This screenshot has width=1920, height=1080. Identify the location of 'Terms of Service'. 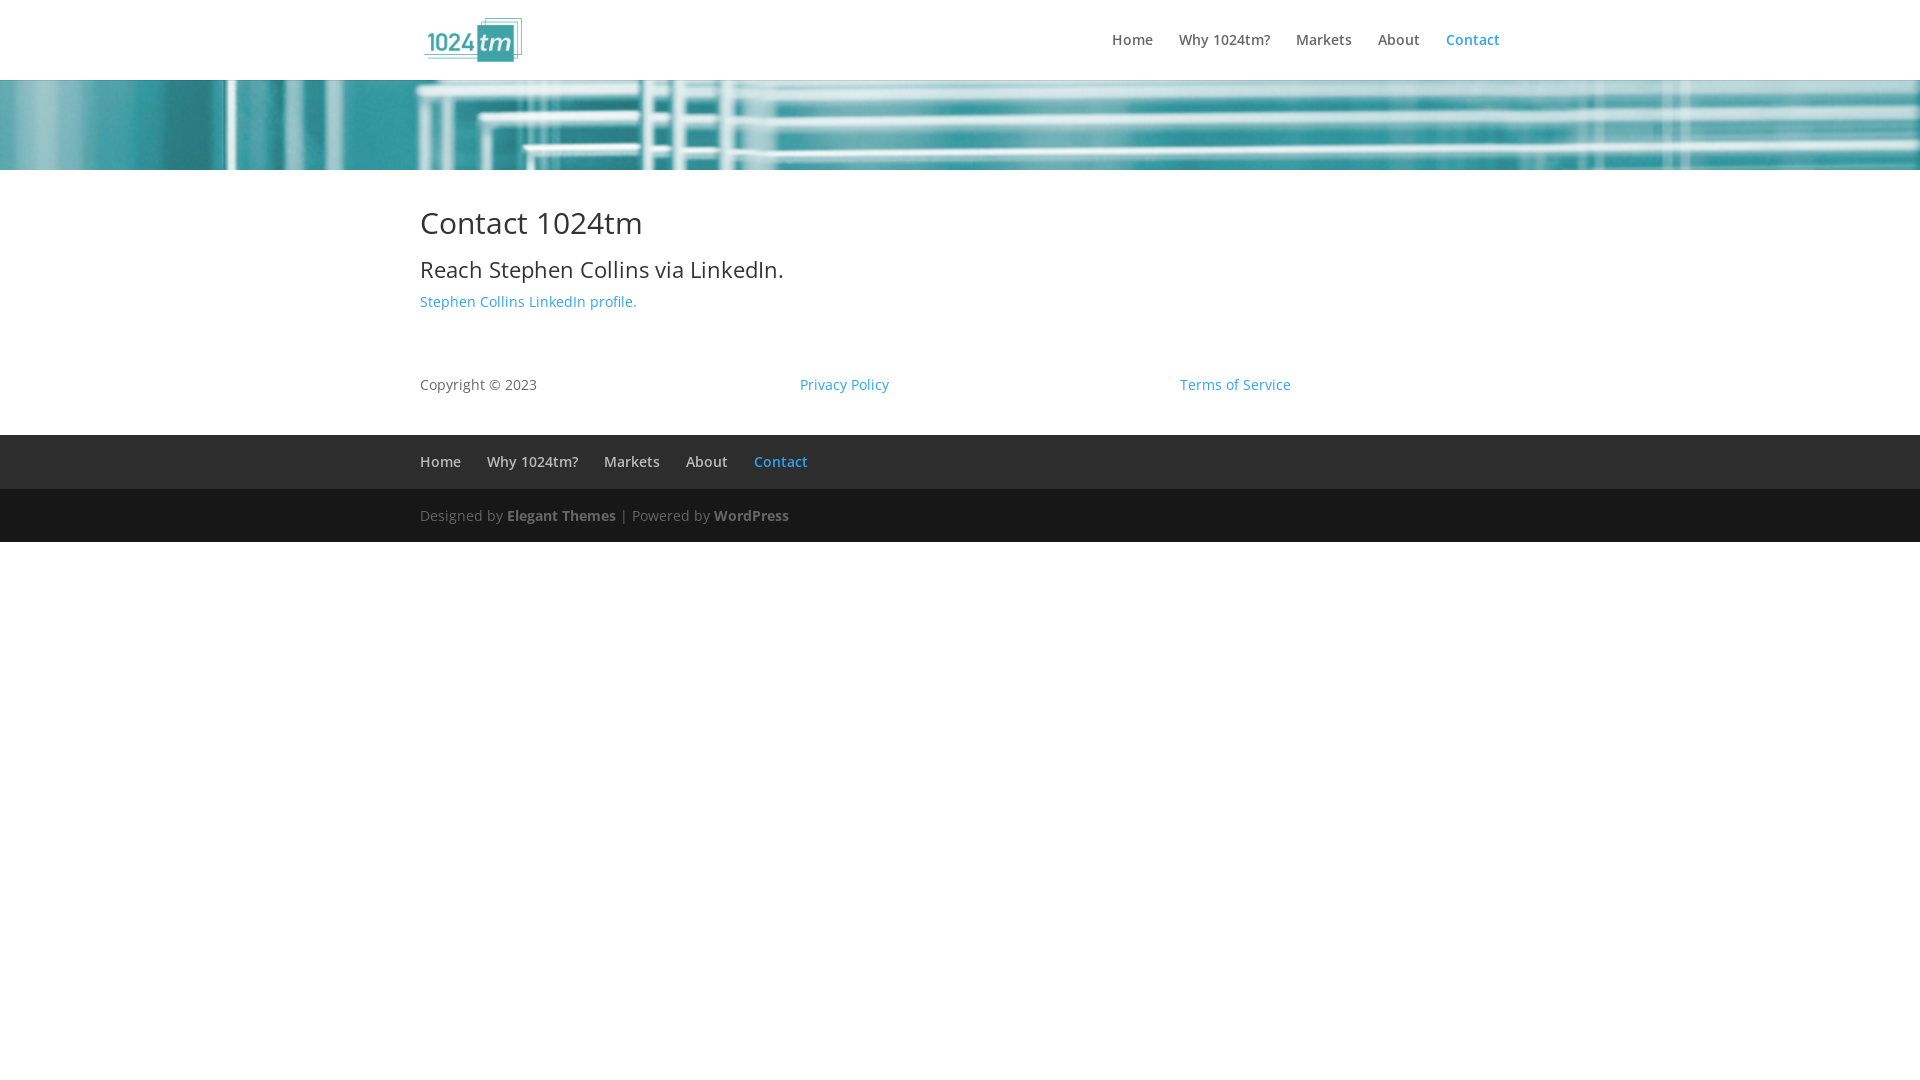
(1234, 384).